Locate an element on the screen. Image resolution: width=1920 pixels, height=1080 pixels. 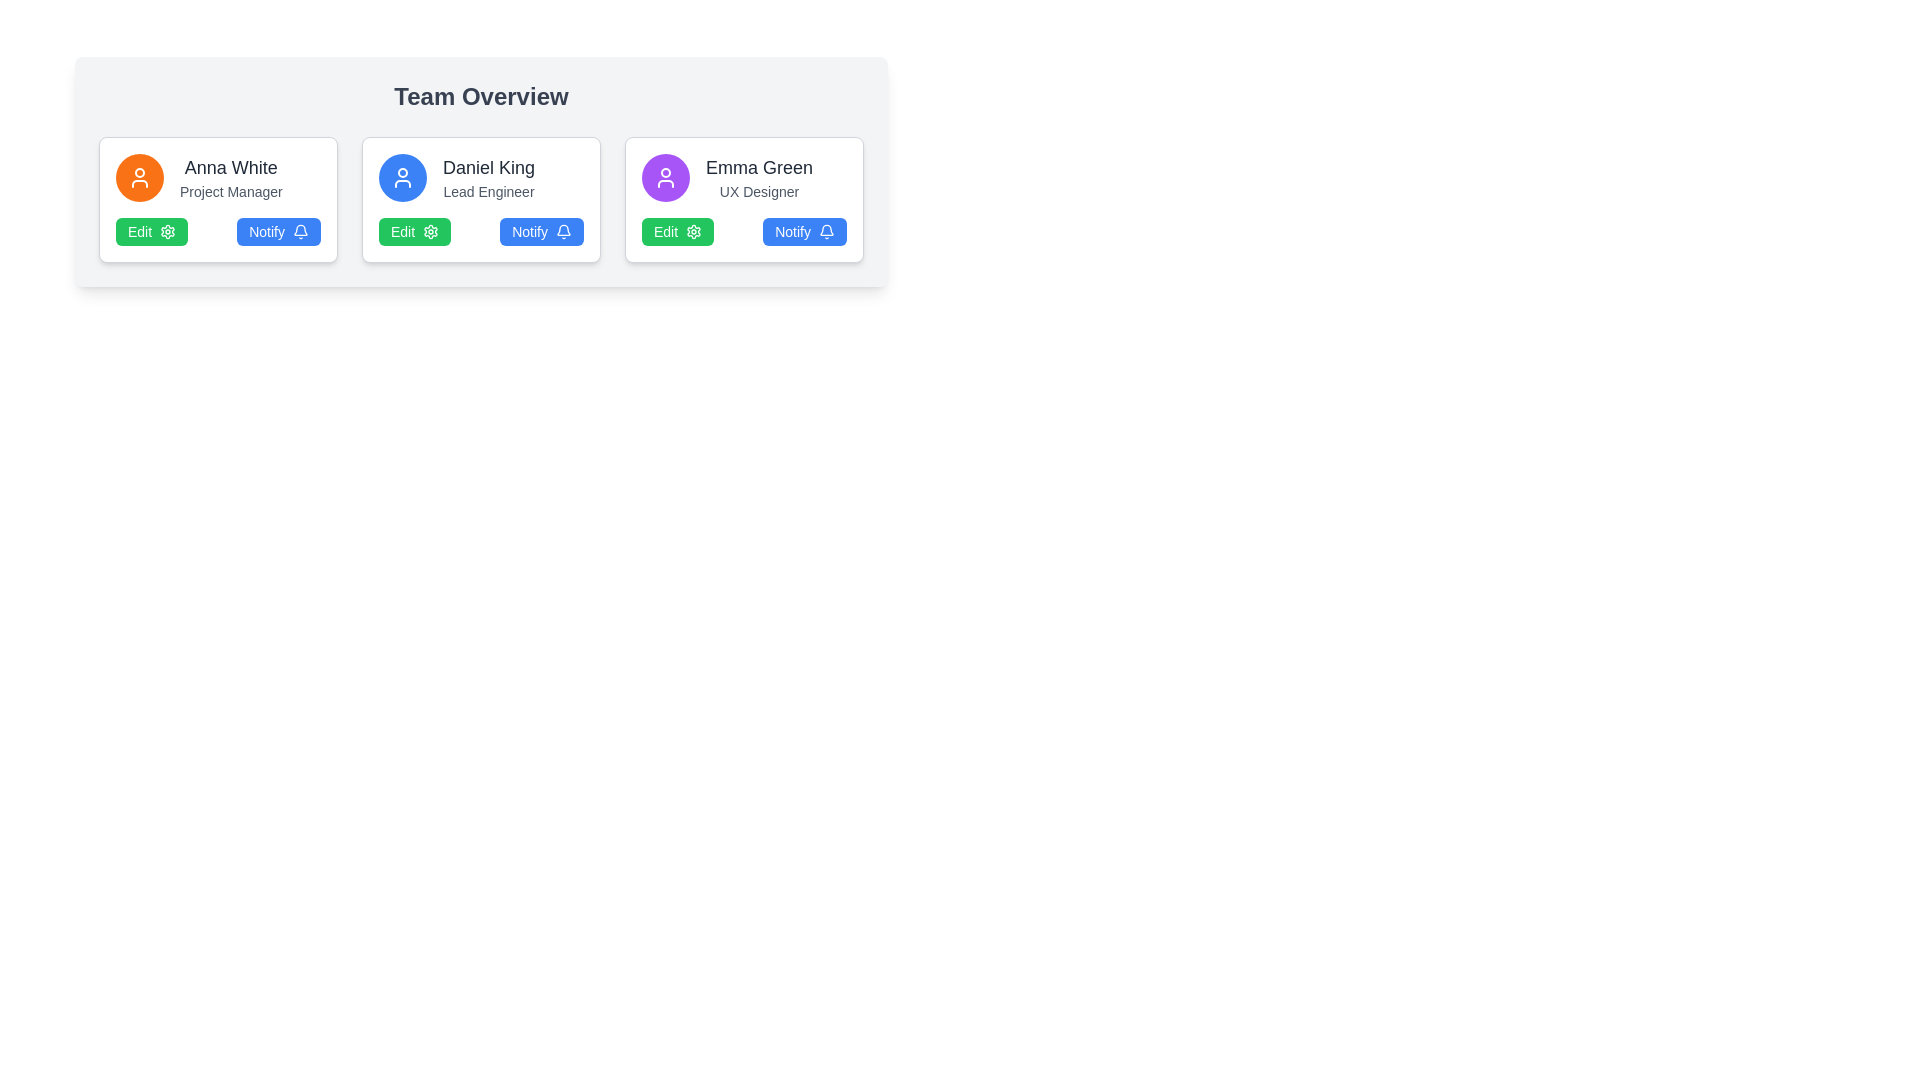
the circular blue button containing a white user silhouette icon, which is the leftmost element in the 'Daniel King Lead Engineer' section of the 'Team Overview' cards is located at coordinates (402, 176).